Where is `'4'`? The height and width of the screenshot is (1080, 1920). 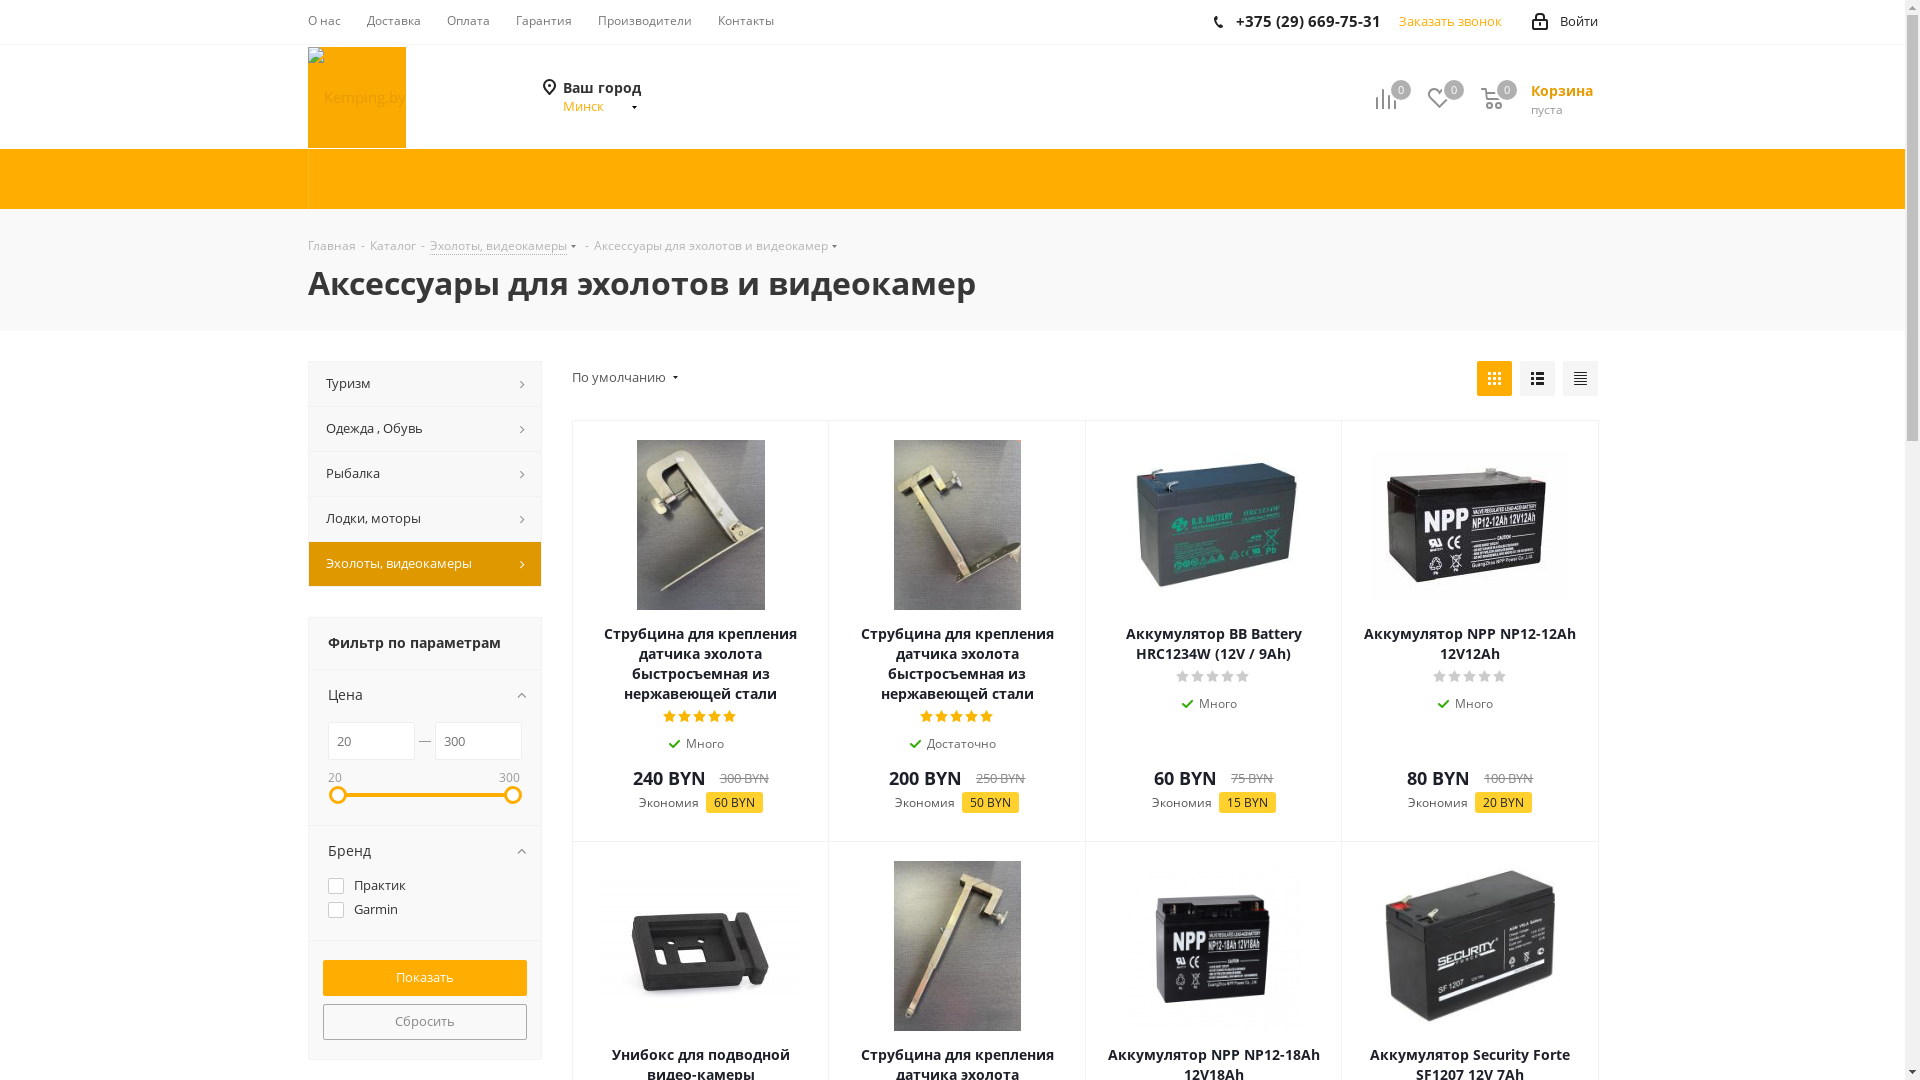 '4' is located at coordinates (1485, 676).